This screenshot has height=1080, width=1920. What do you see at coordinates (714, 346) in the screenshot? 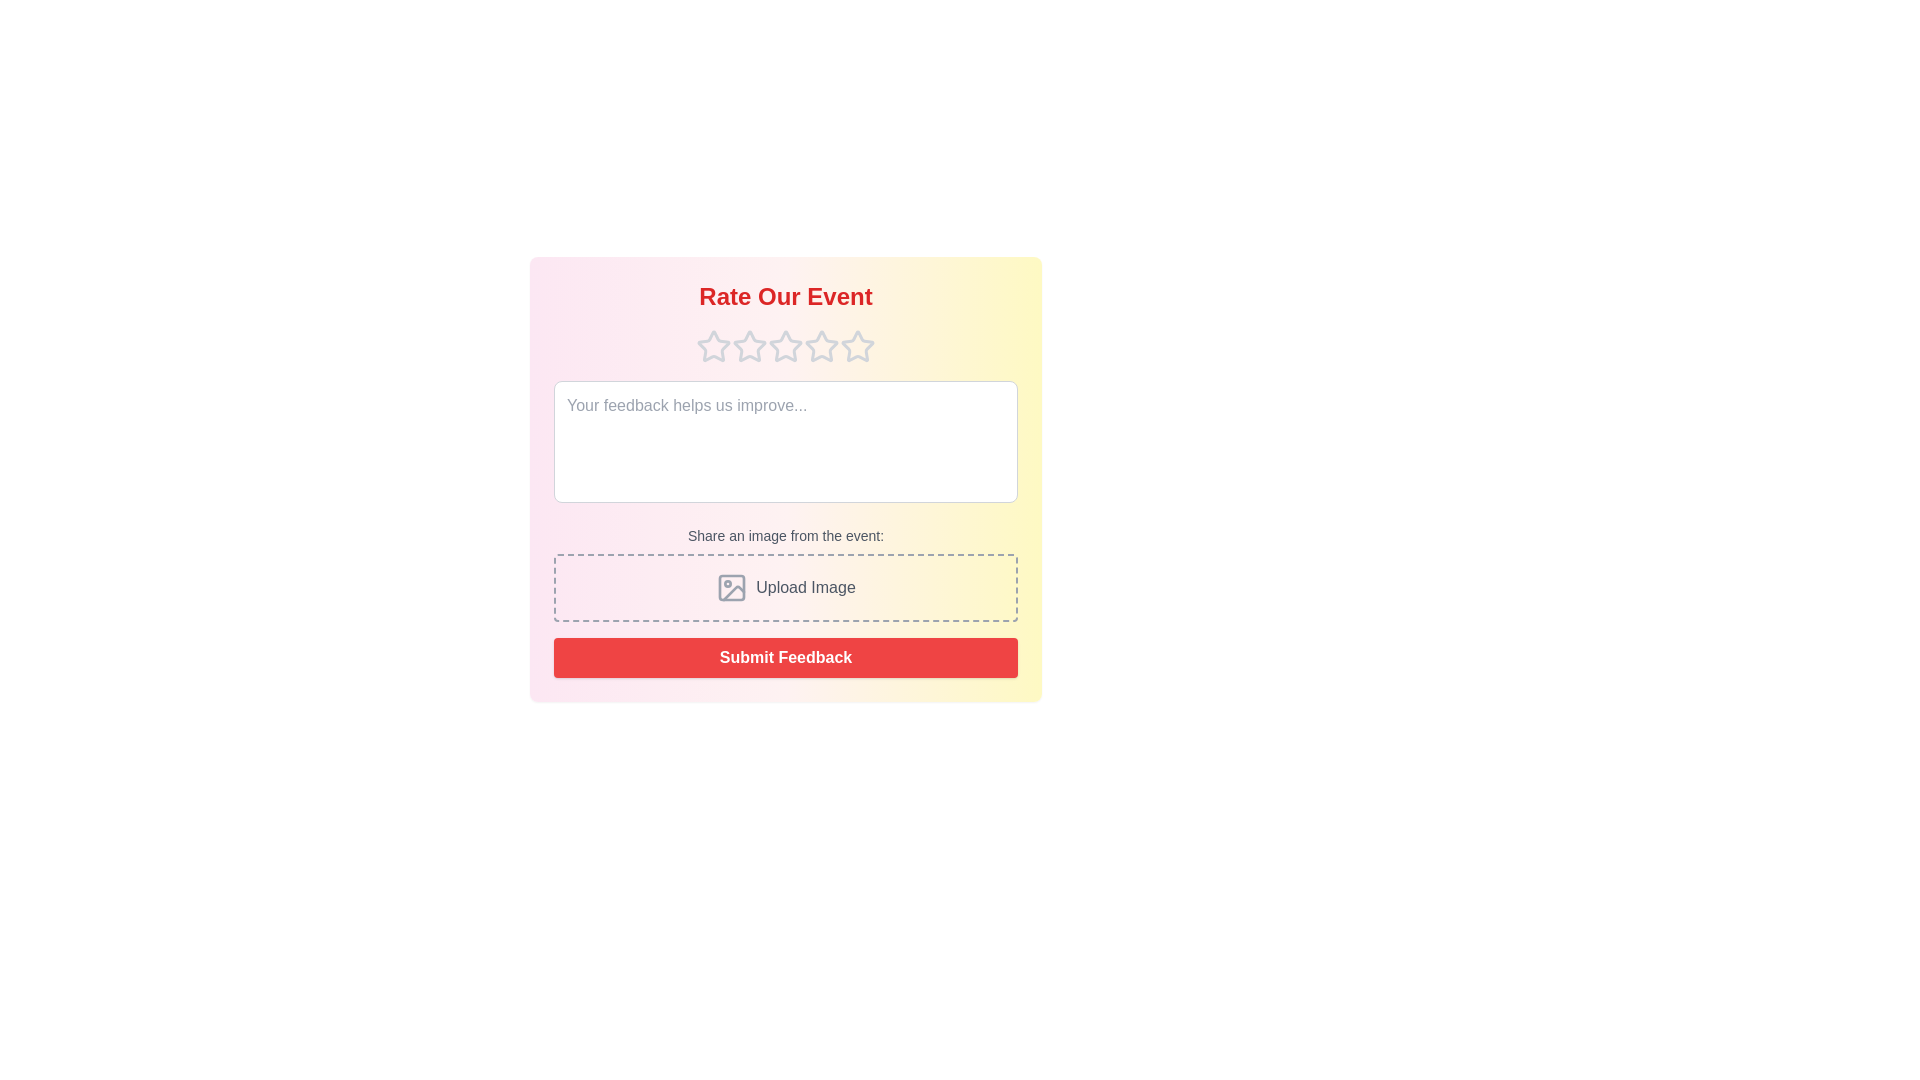
I see `the star corresponding to the desired rating 1` at bounding box center [714, 346].